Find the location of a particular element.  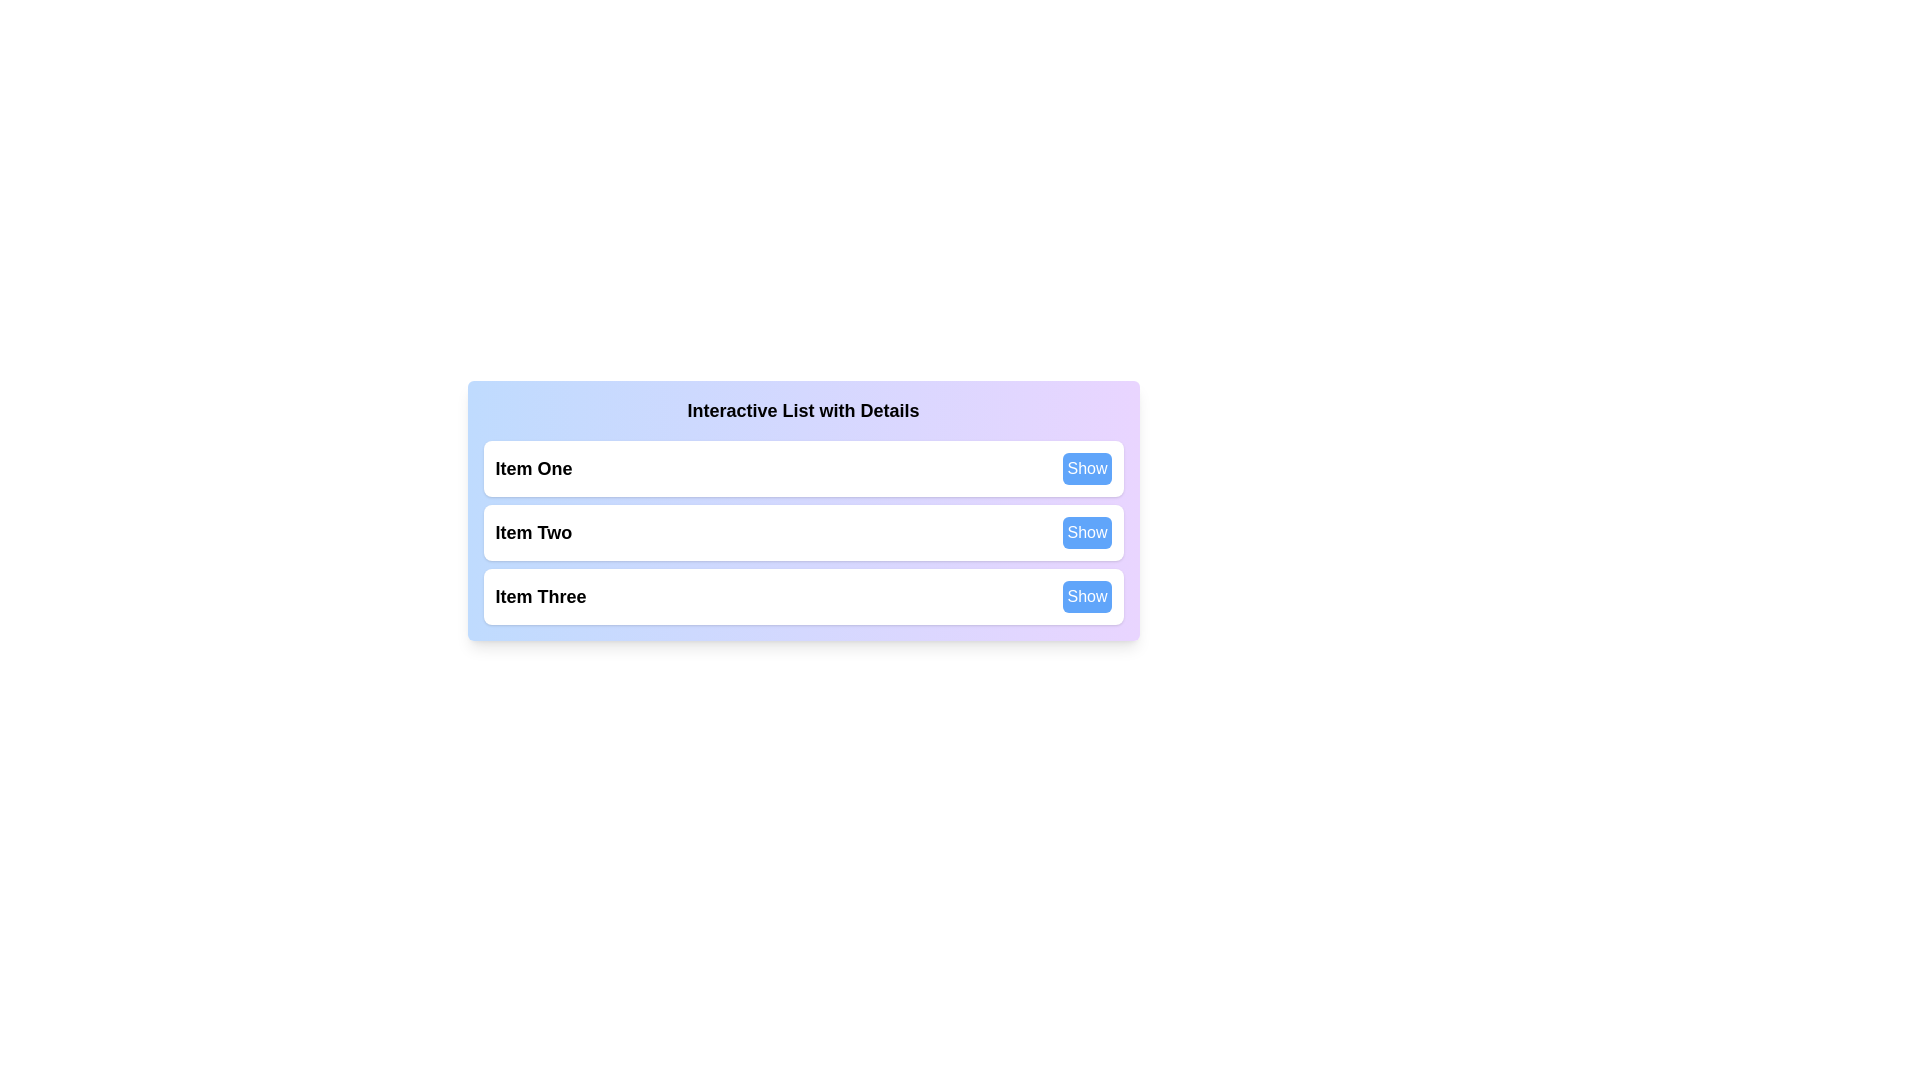

the 'Show' button for the item with title Item One is located at coordinates (1086, 469).